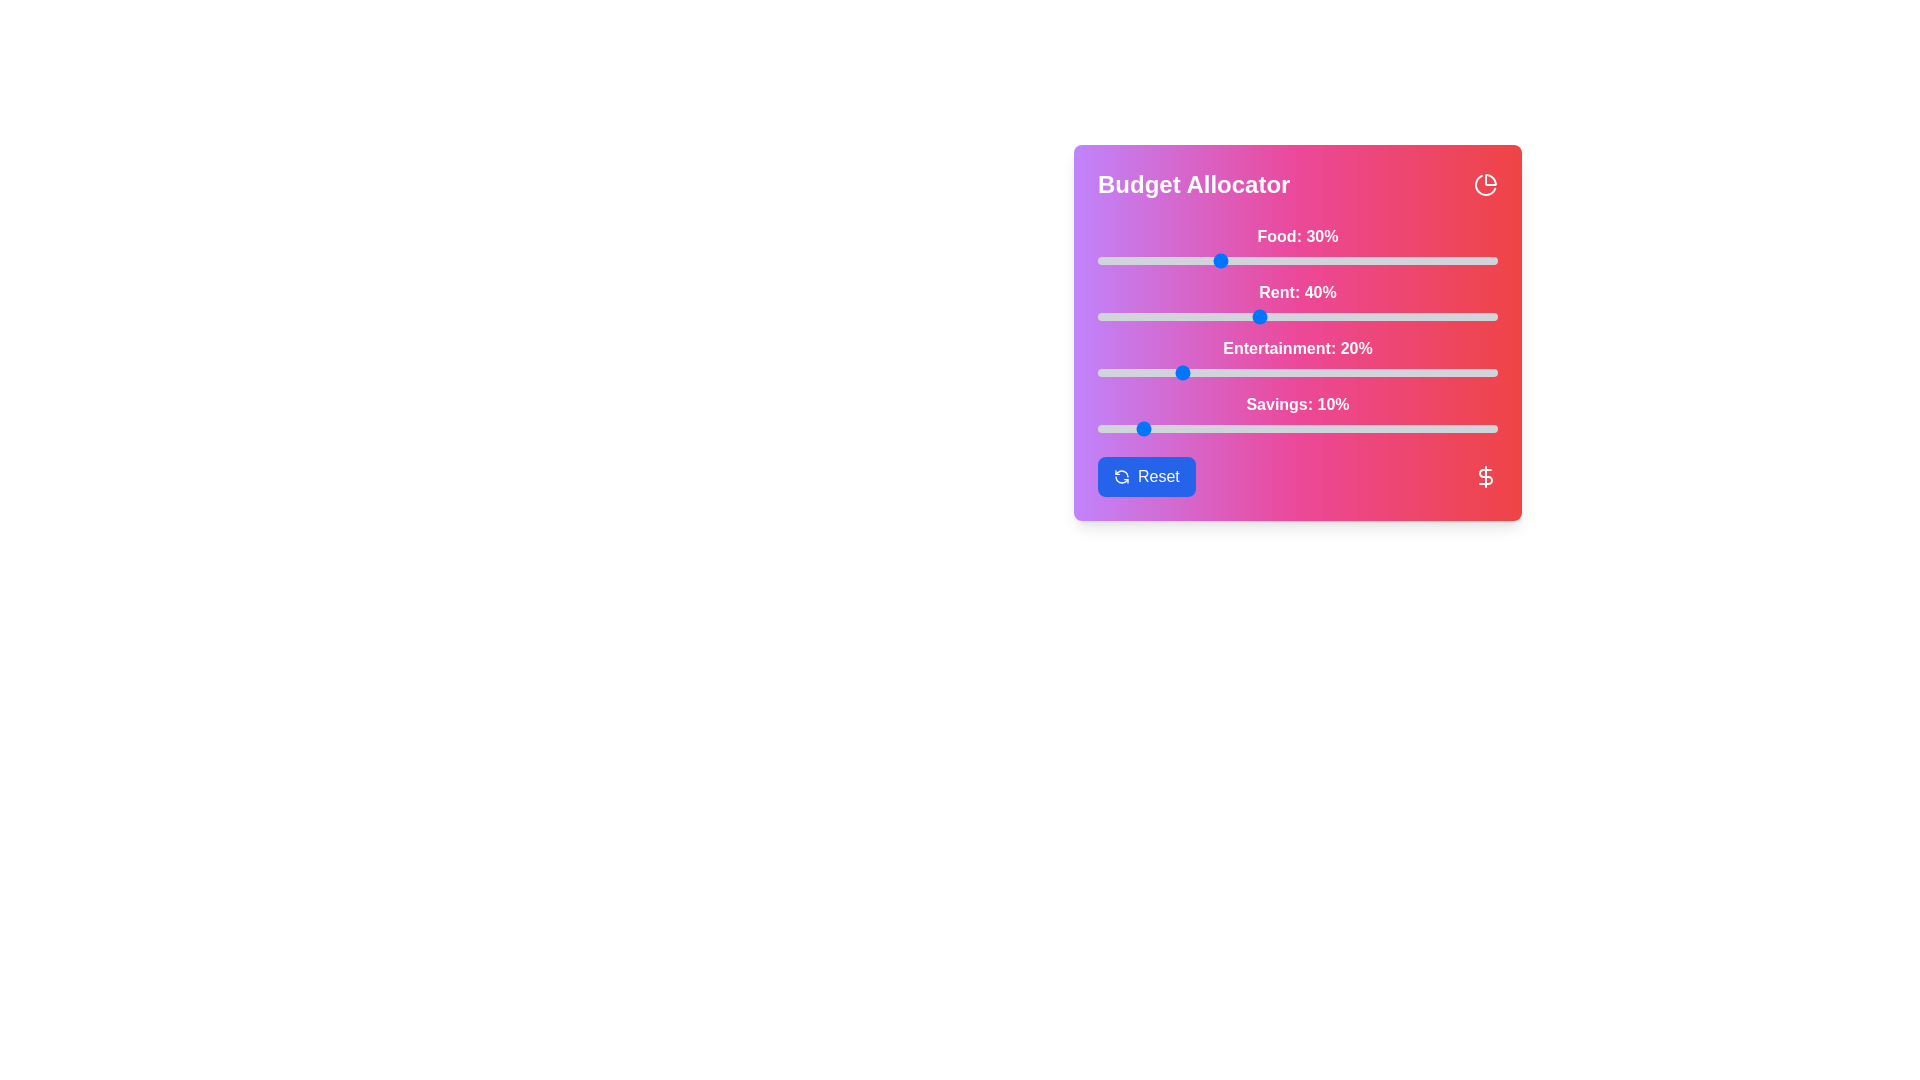 This screenshot has height=1080, width=1920. What do you see at coordinates (1126, 260) in the screenshot?
I see `the 'Food' budget slider` at bounding box center [1126, 260].